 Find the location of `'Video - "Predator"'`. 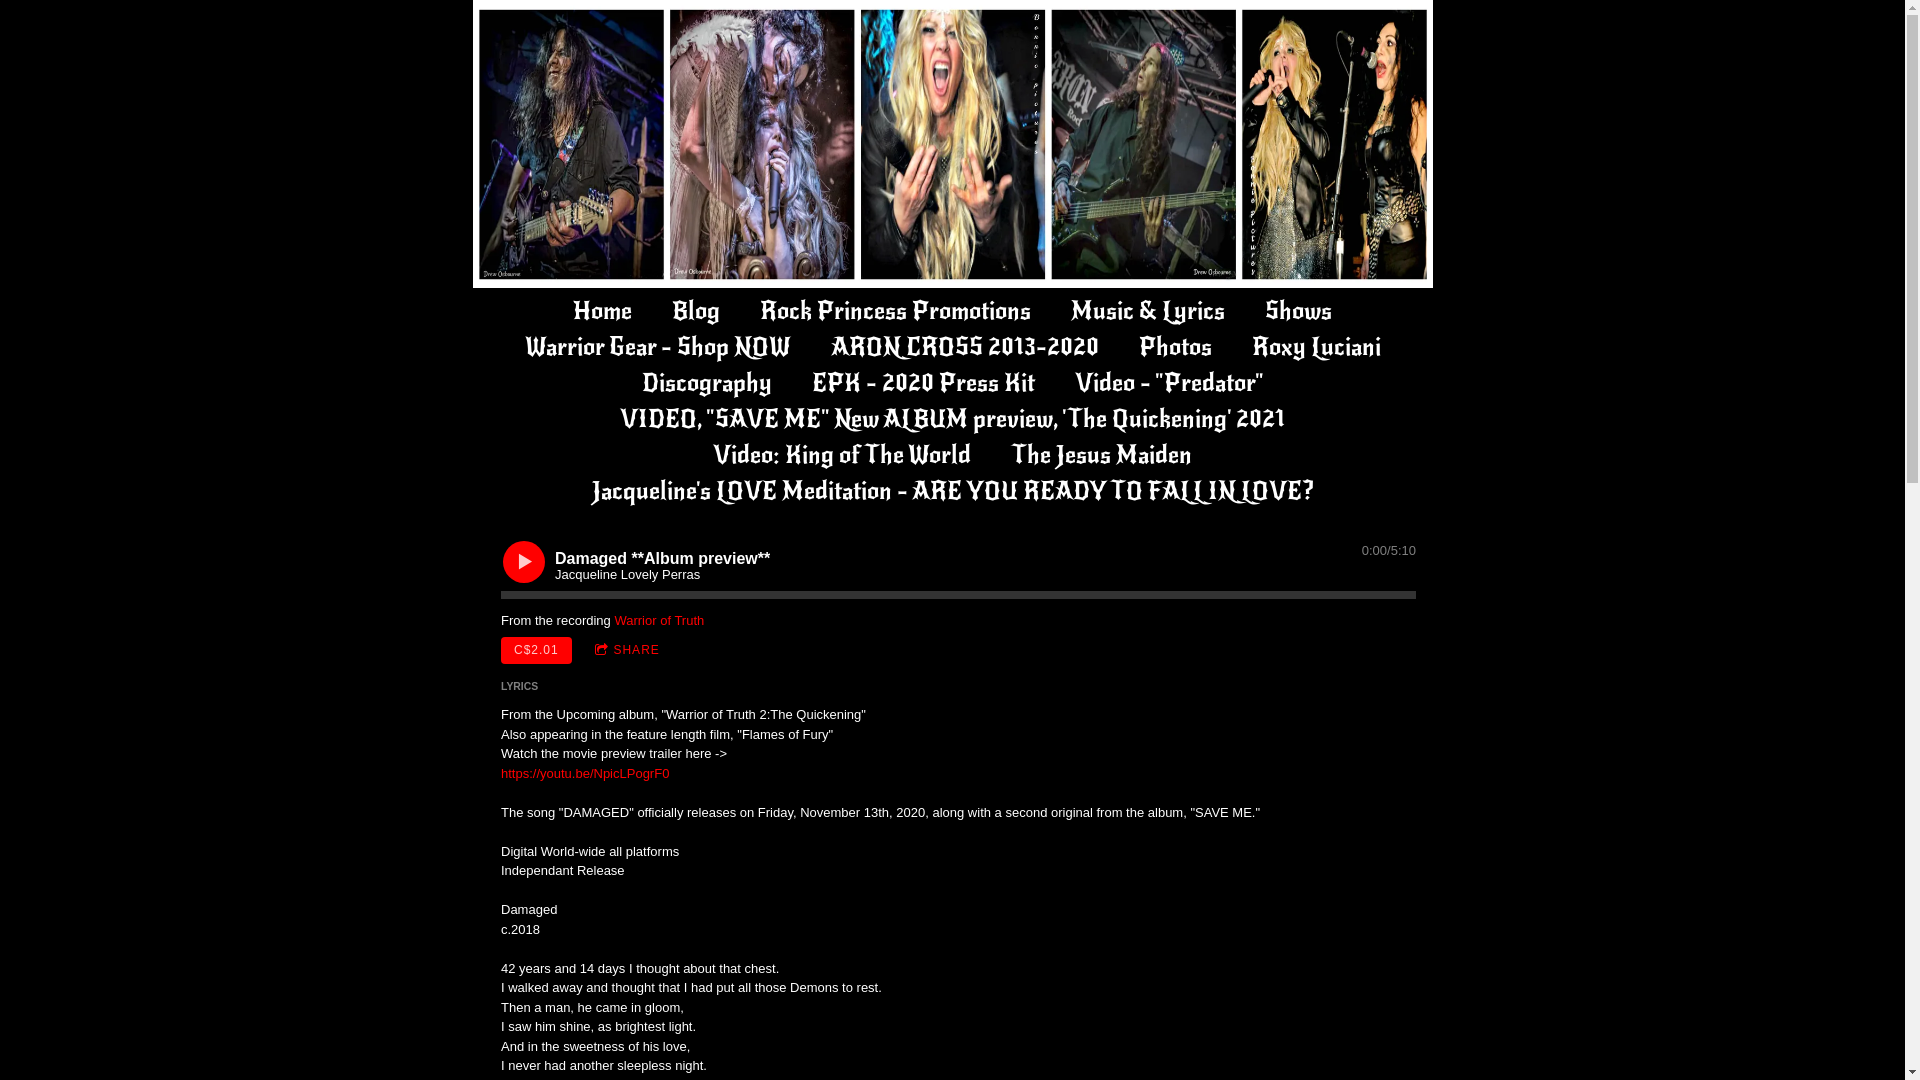

'Video - "Predator"' is located at coordinates (1168, 382).